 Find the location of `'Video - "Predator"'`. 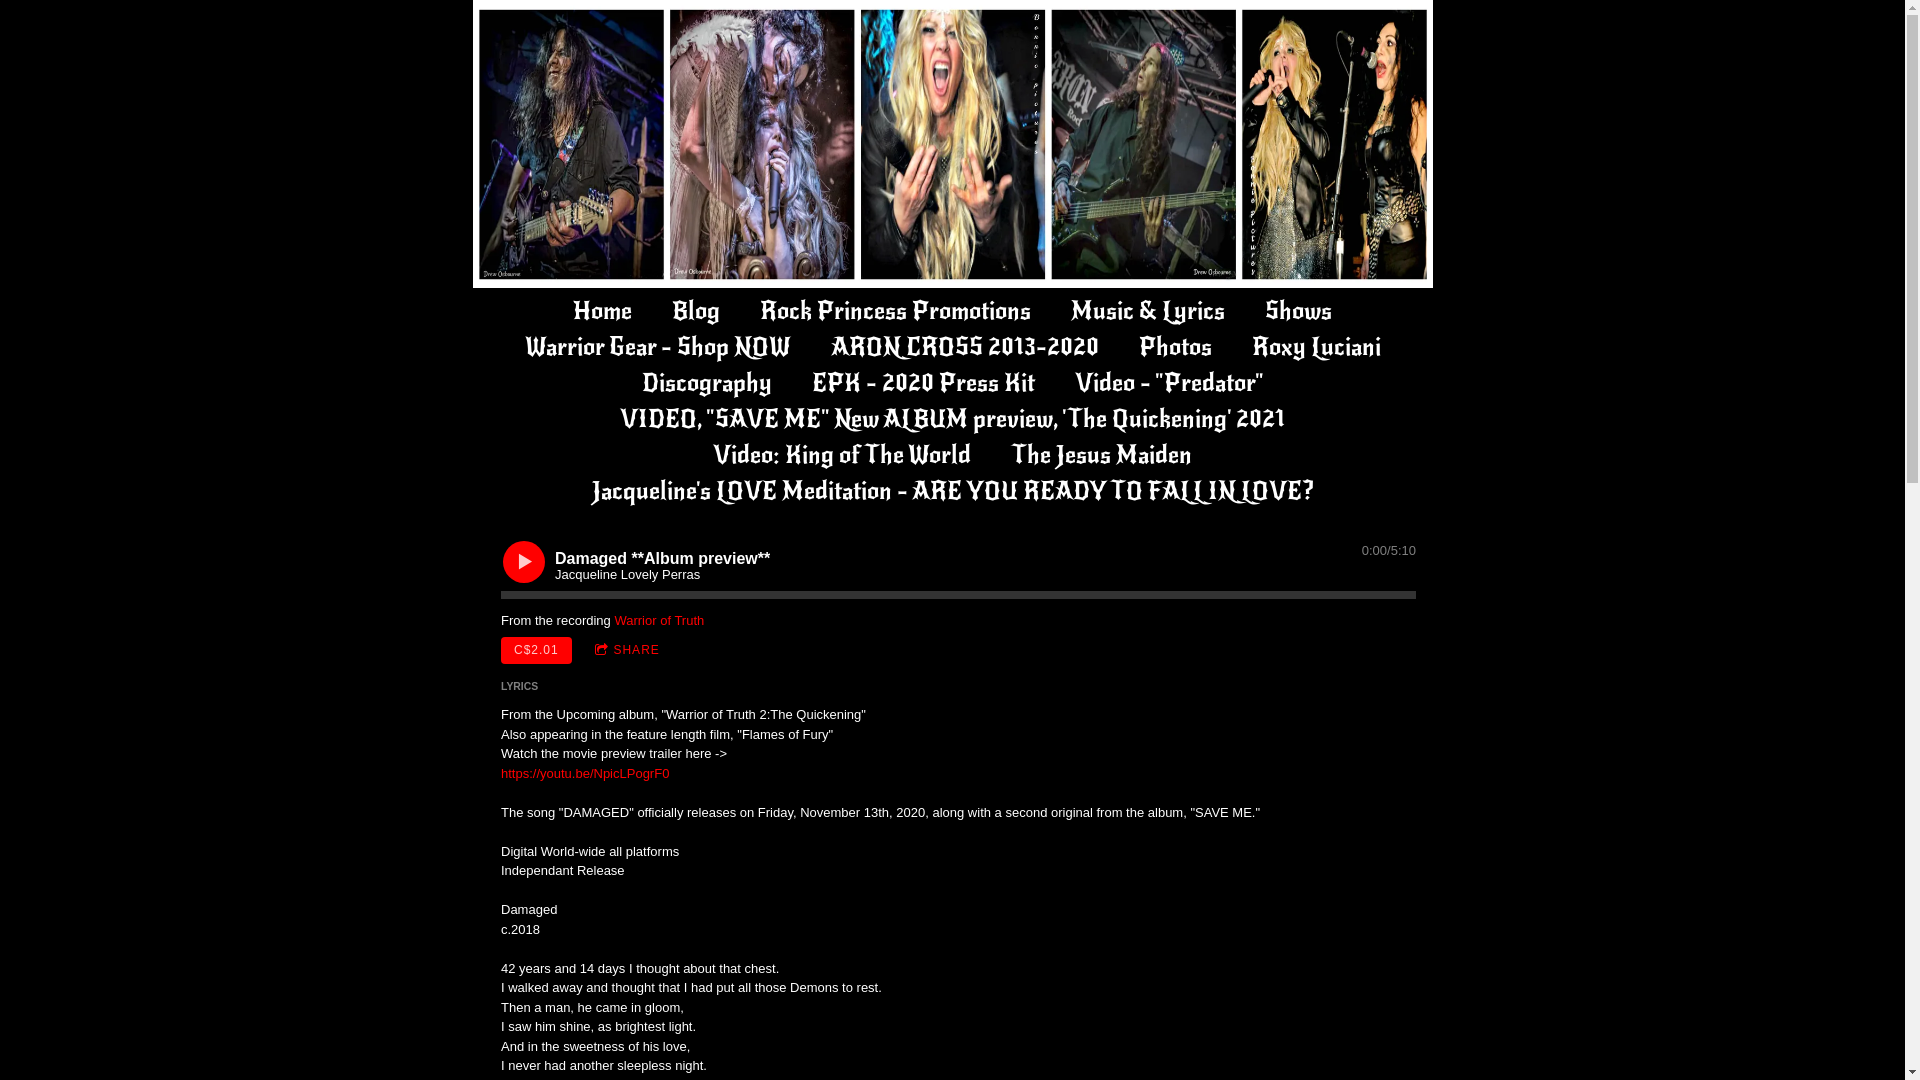

'Video - "Predator"' is located at coordinates (1168, 382).